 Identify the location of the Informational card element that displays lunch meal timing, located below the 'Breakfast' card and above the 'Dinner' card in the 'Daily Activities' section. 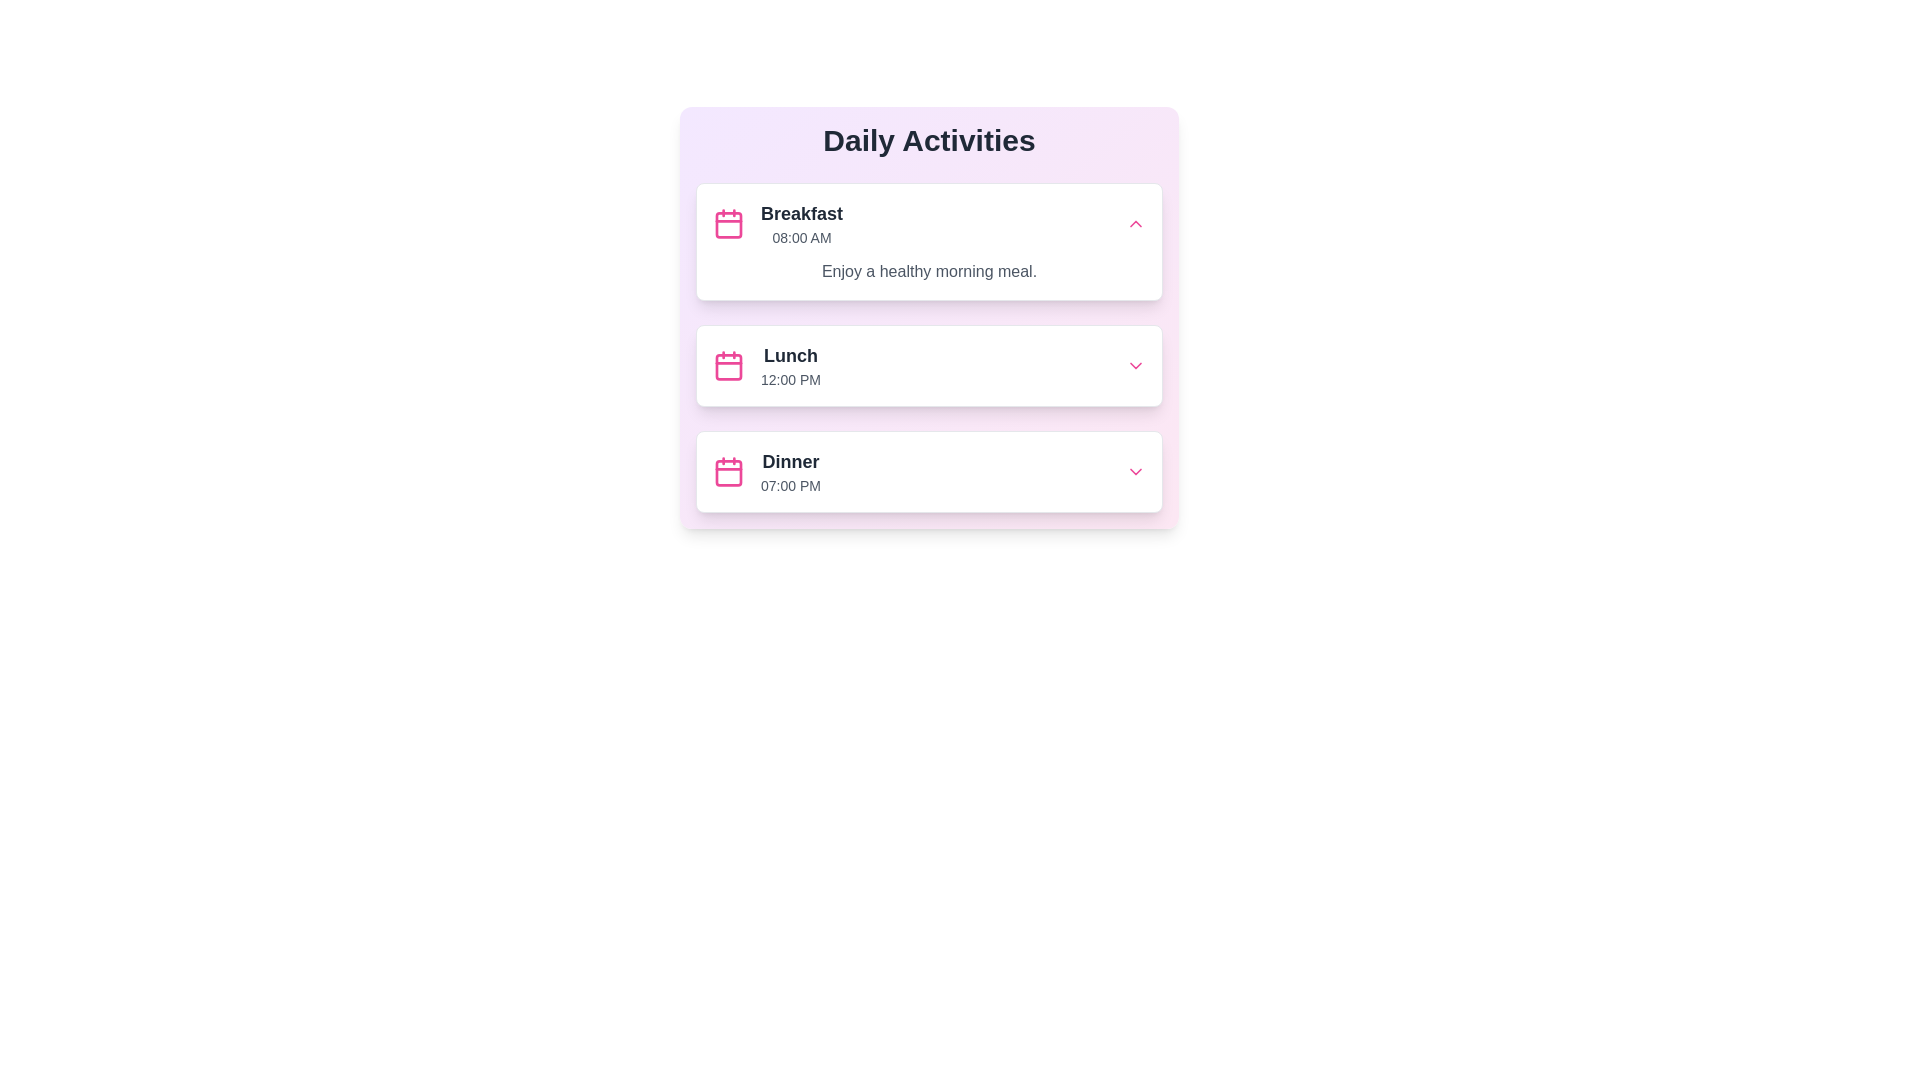
(928, 346).